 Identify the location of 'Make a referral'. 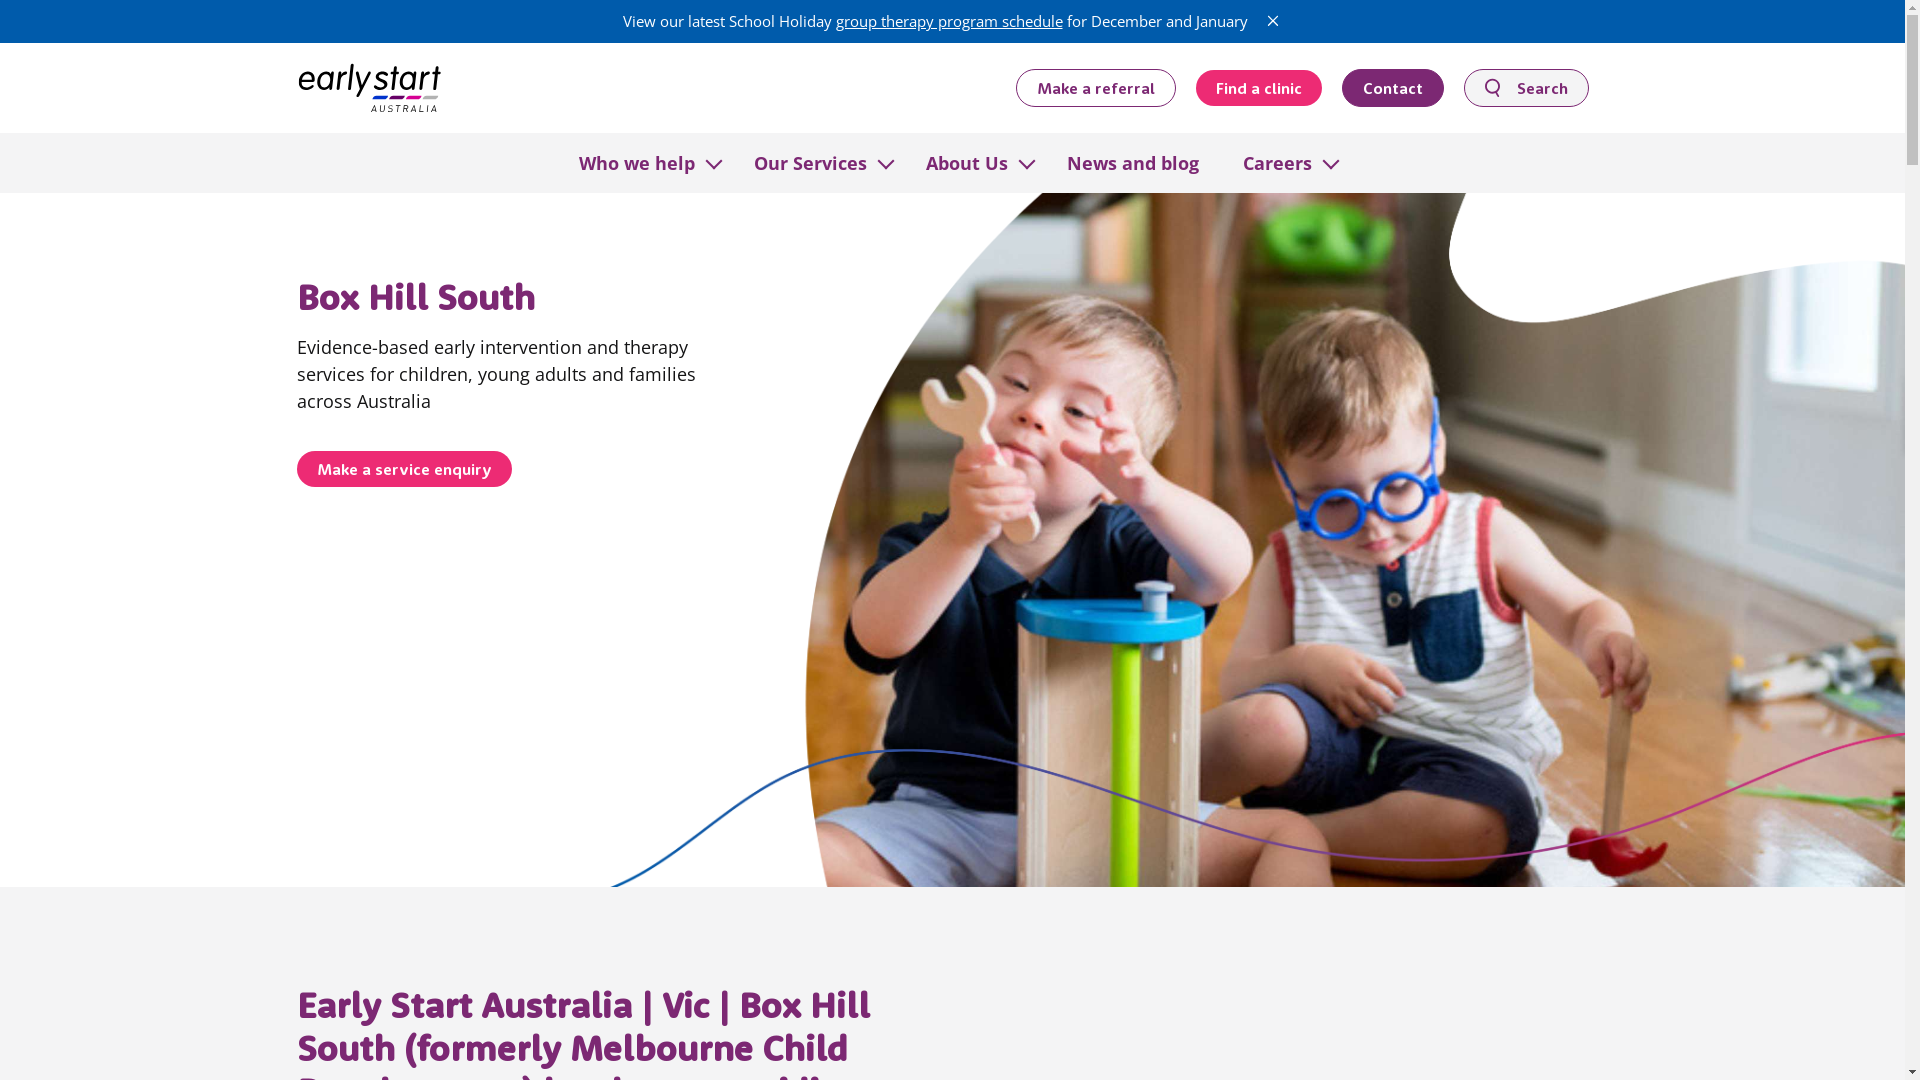
(1016, 86).